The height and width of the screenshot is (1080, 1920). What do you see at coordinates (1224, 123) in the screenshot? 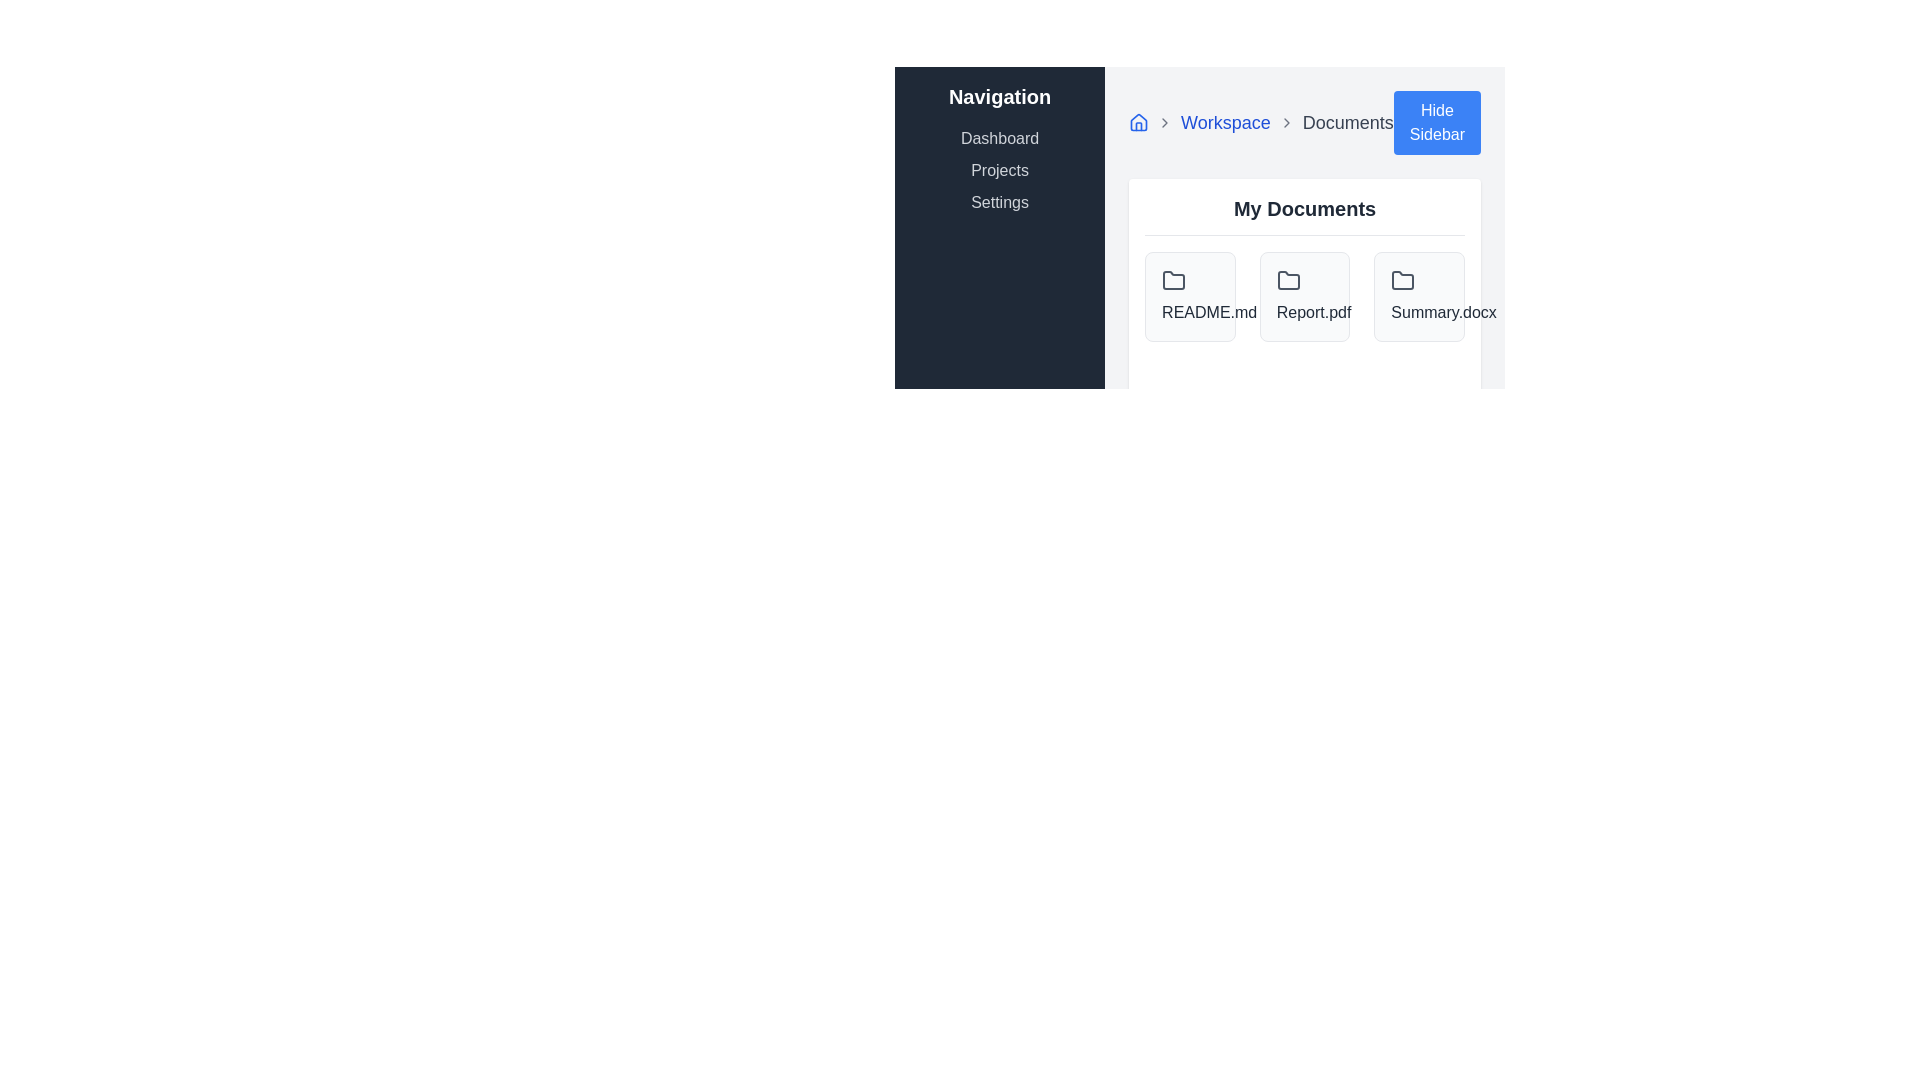
I see `the 'Workspace' text label in the breadcrumb navigation, which is styled with a blue font and located between the home icon and the label 'Documents'` at bounding box center [1224, 123].